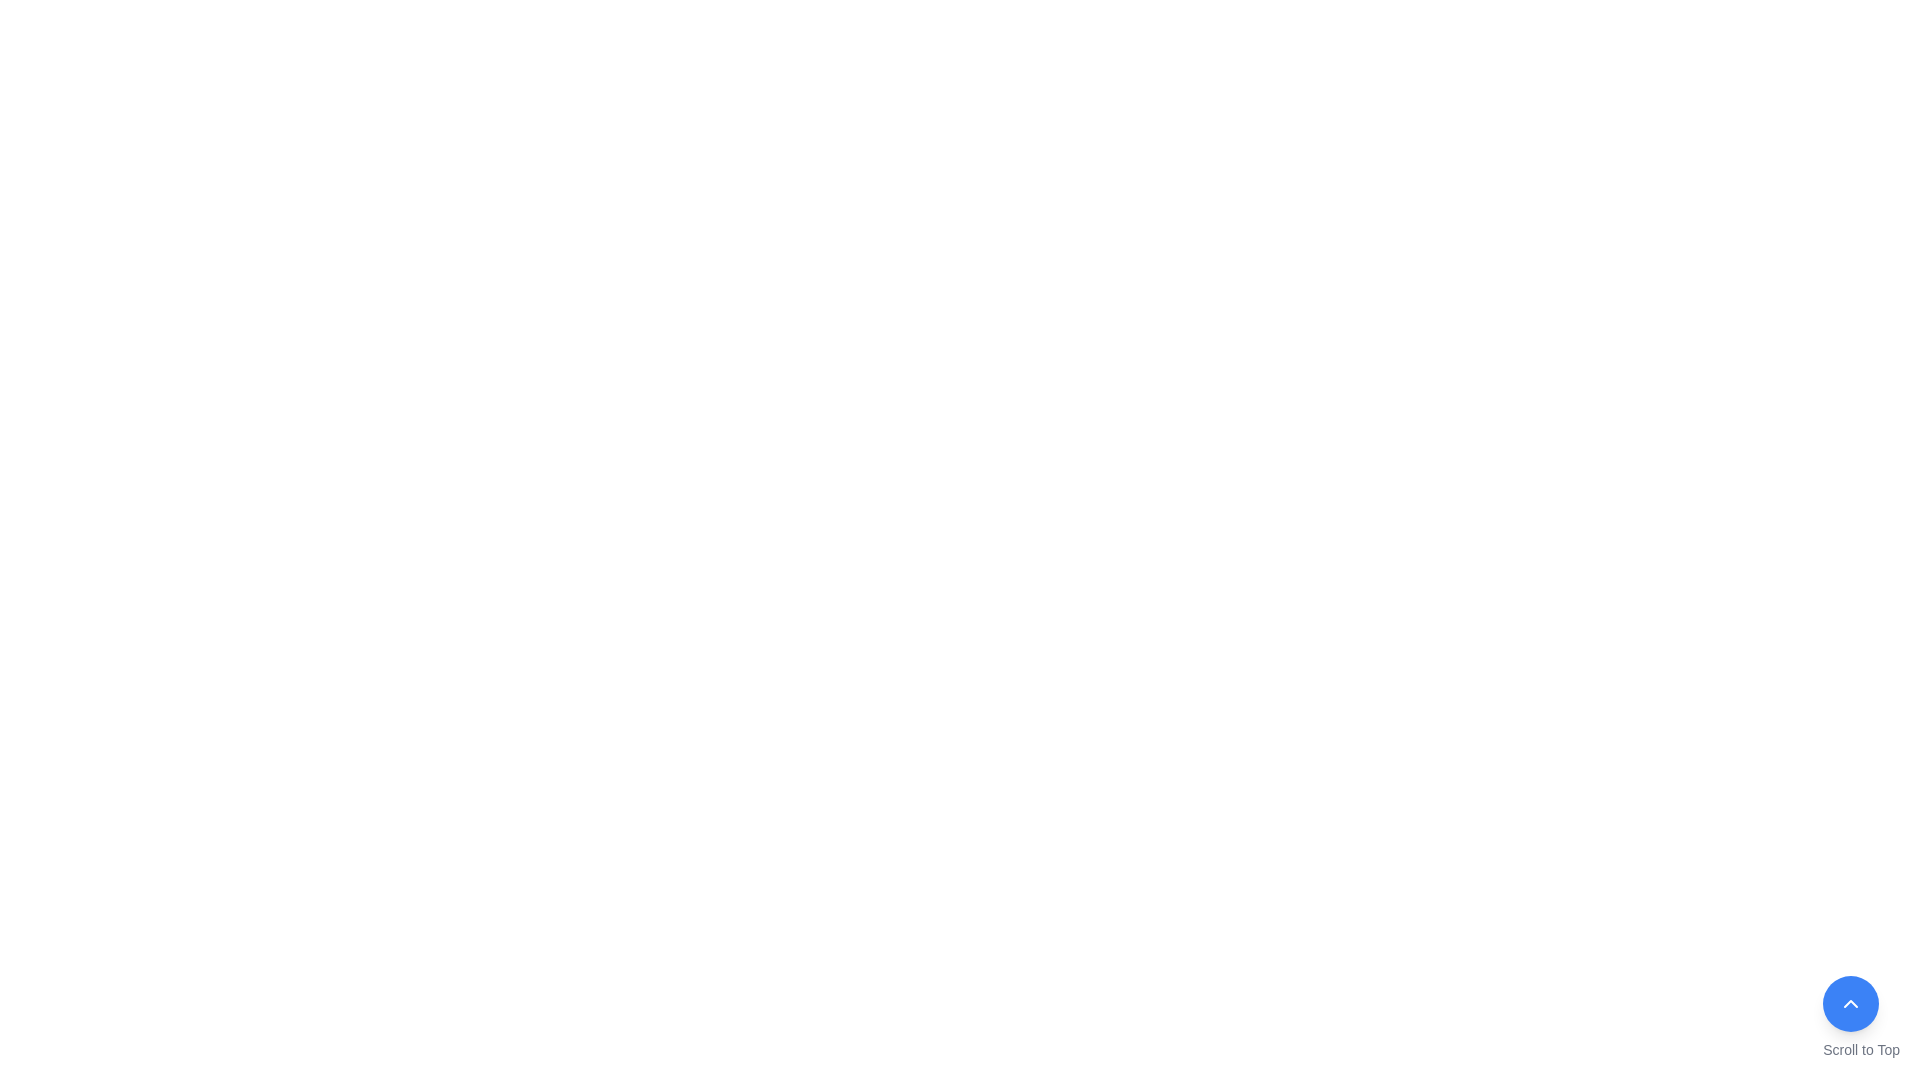 The width and height of the screenshot is (1920, 1080). Describe the element at coordinates (1850, 1003) in the screenshot. I see `the upward direction icon located centrally within the circular button in the bottom-right corner of the interface` at that location.